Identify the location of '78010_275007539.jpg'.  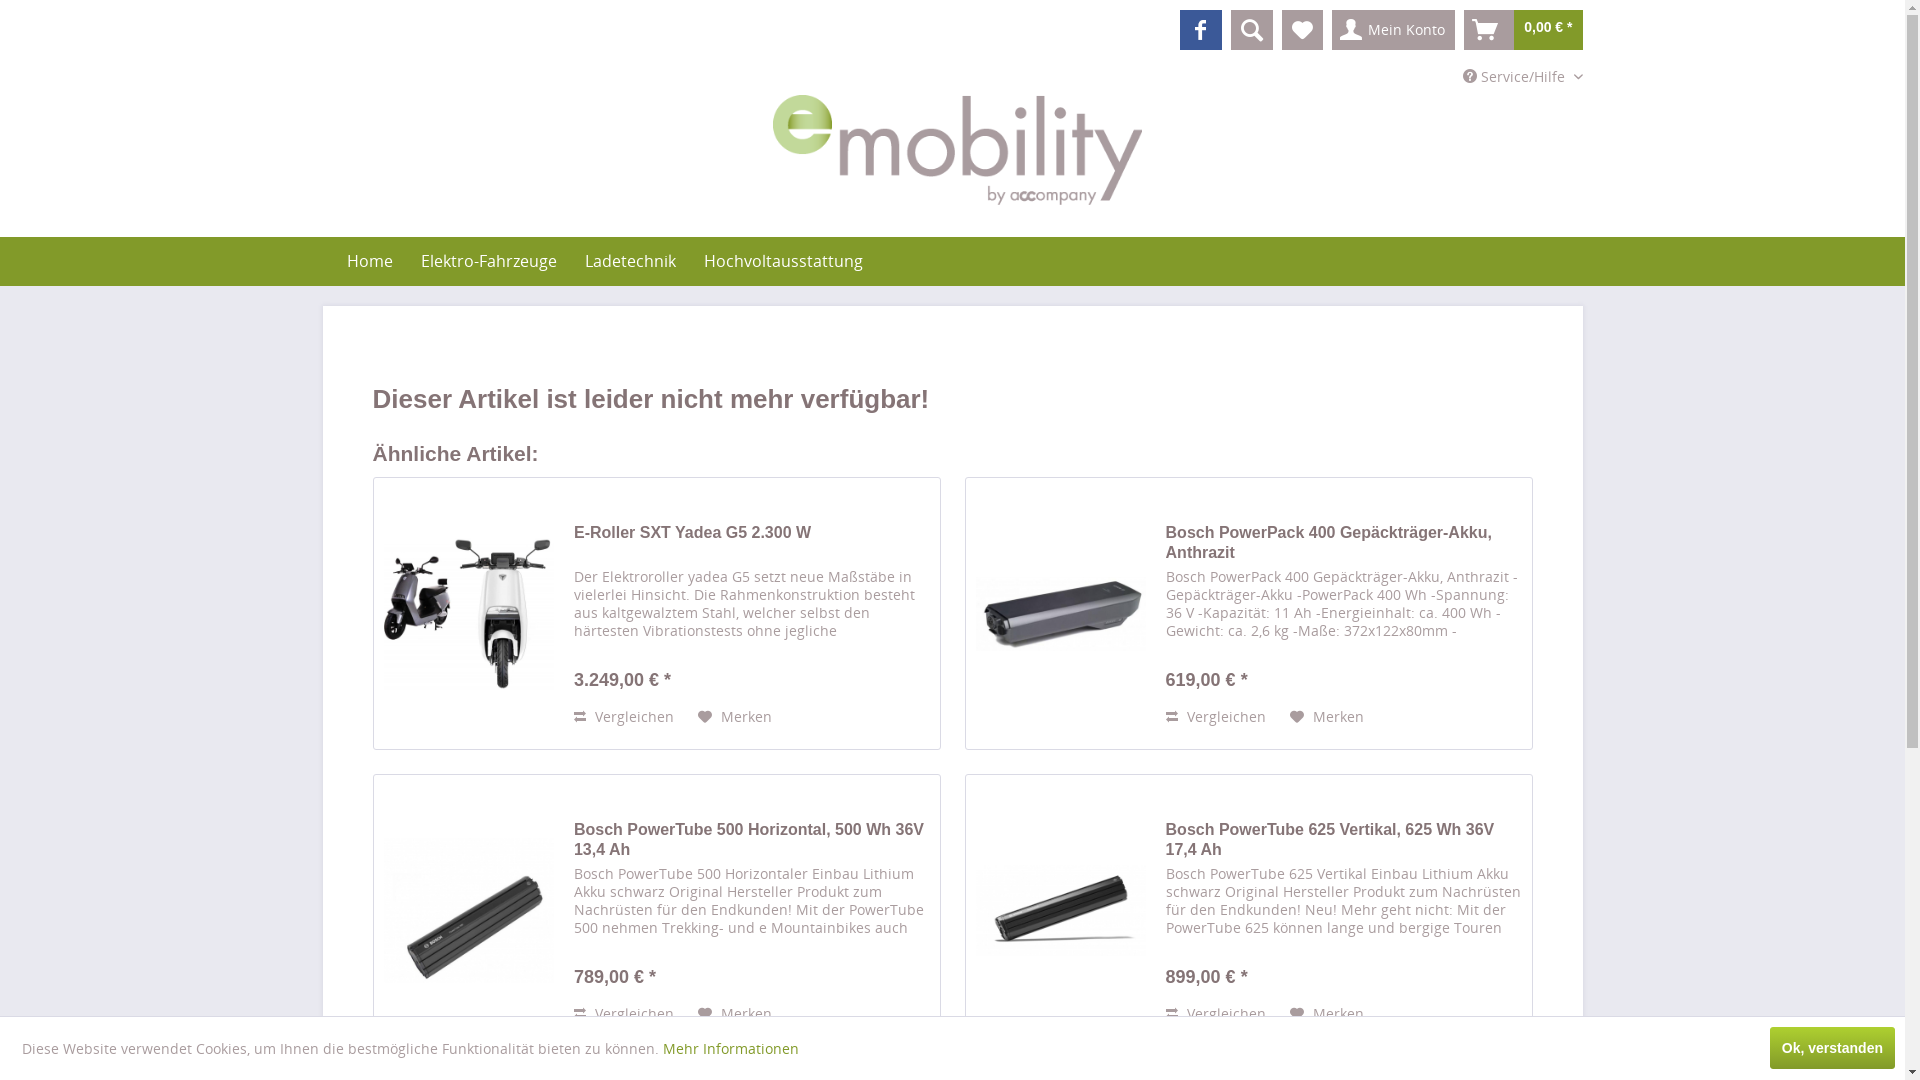
(384, 910).